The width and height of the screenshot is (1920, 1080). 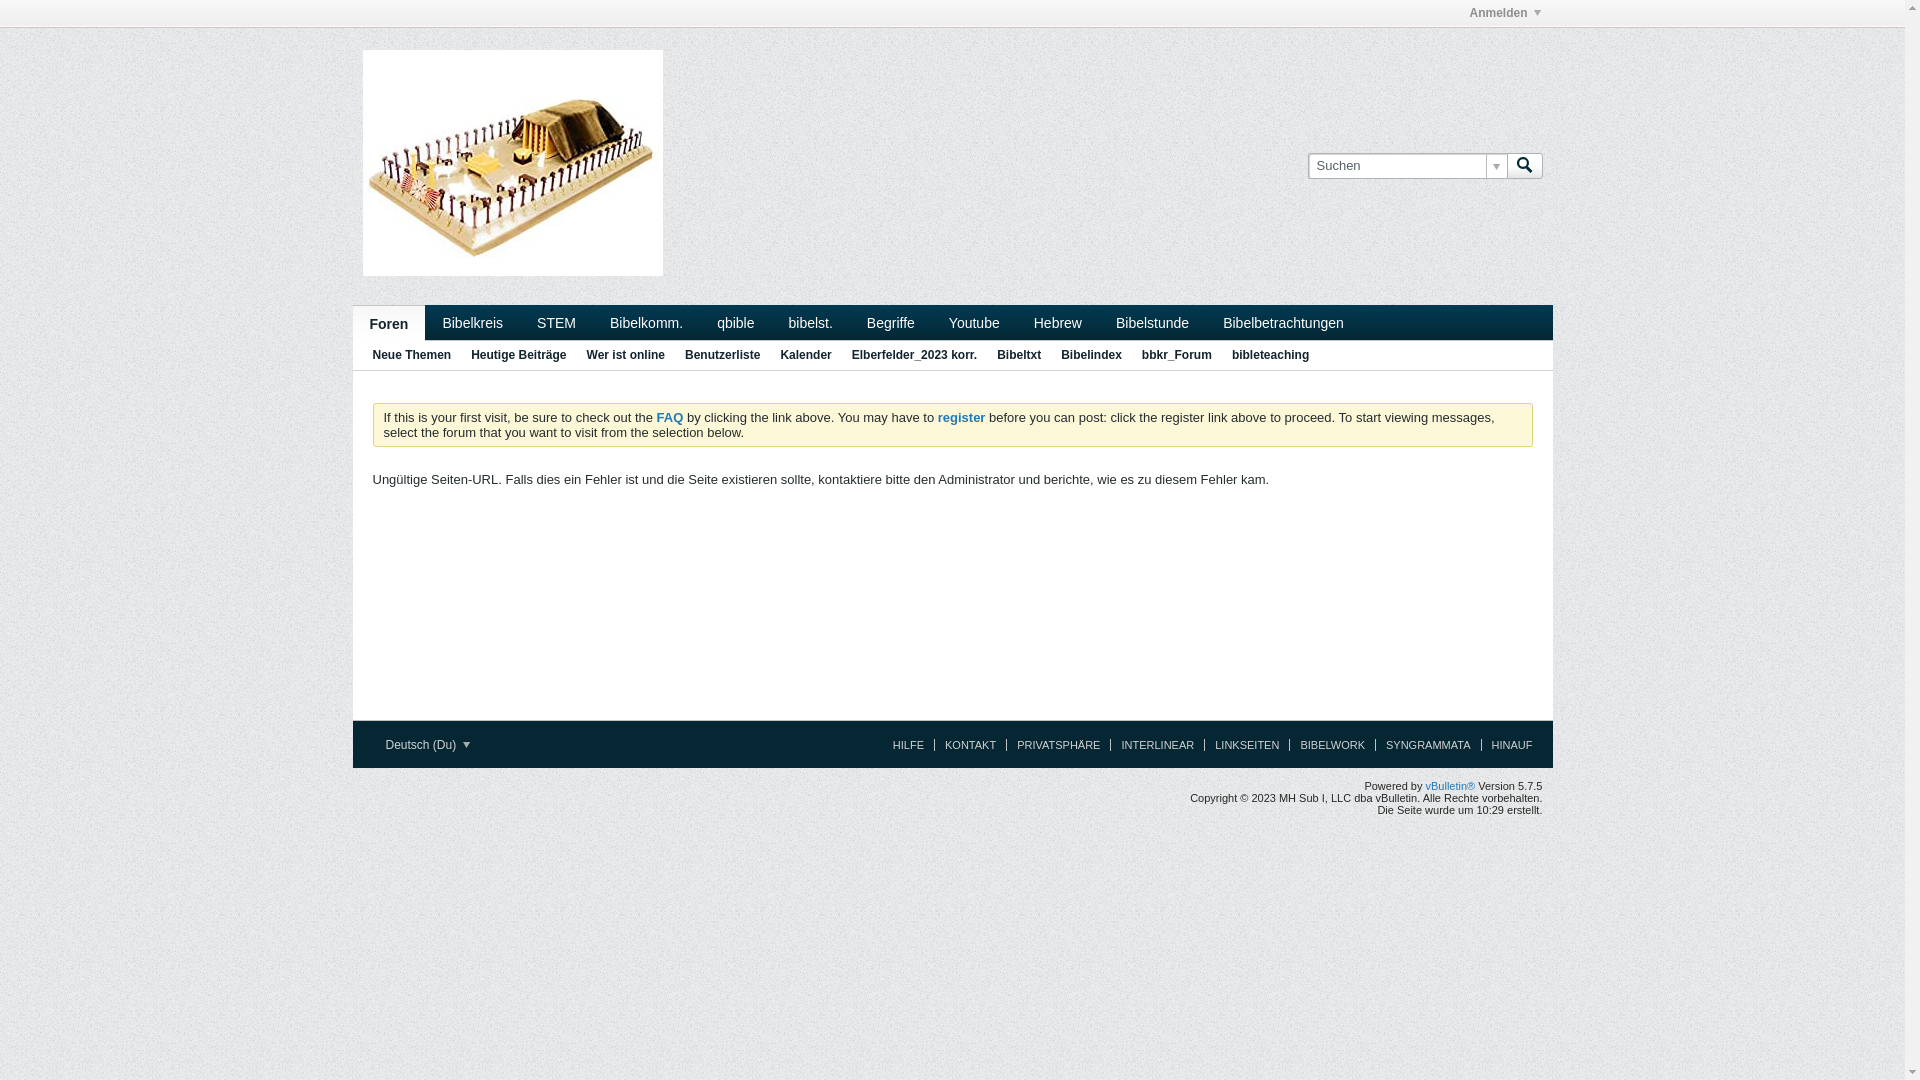 I want to click on 'SYNGRAMMATA', so click(x=1373, y=744).